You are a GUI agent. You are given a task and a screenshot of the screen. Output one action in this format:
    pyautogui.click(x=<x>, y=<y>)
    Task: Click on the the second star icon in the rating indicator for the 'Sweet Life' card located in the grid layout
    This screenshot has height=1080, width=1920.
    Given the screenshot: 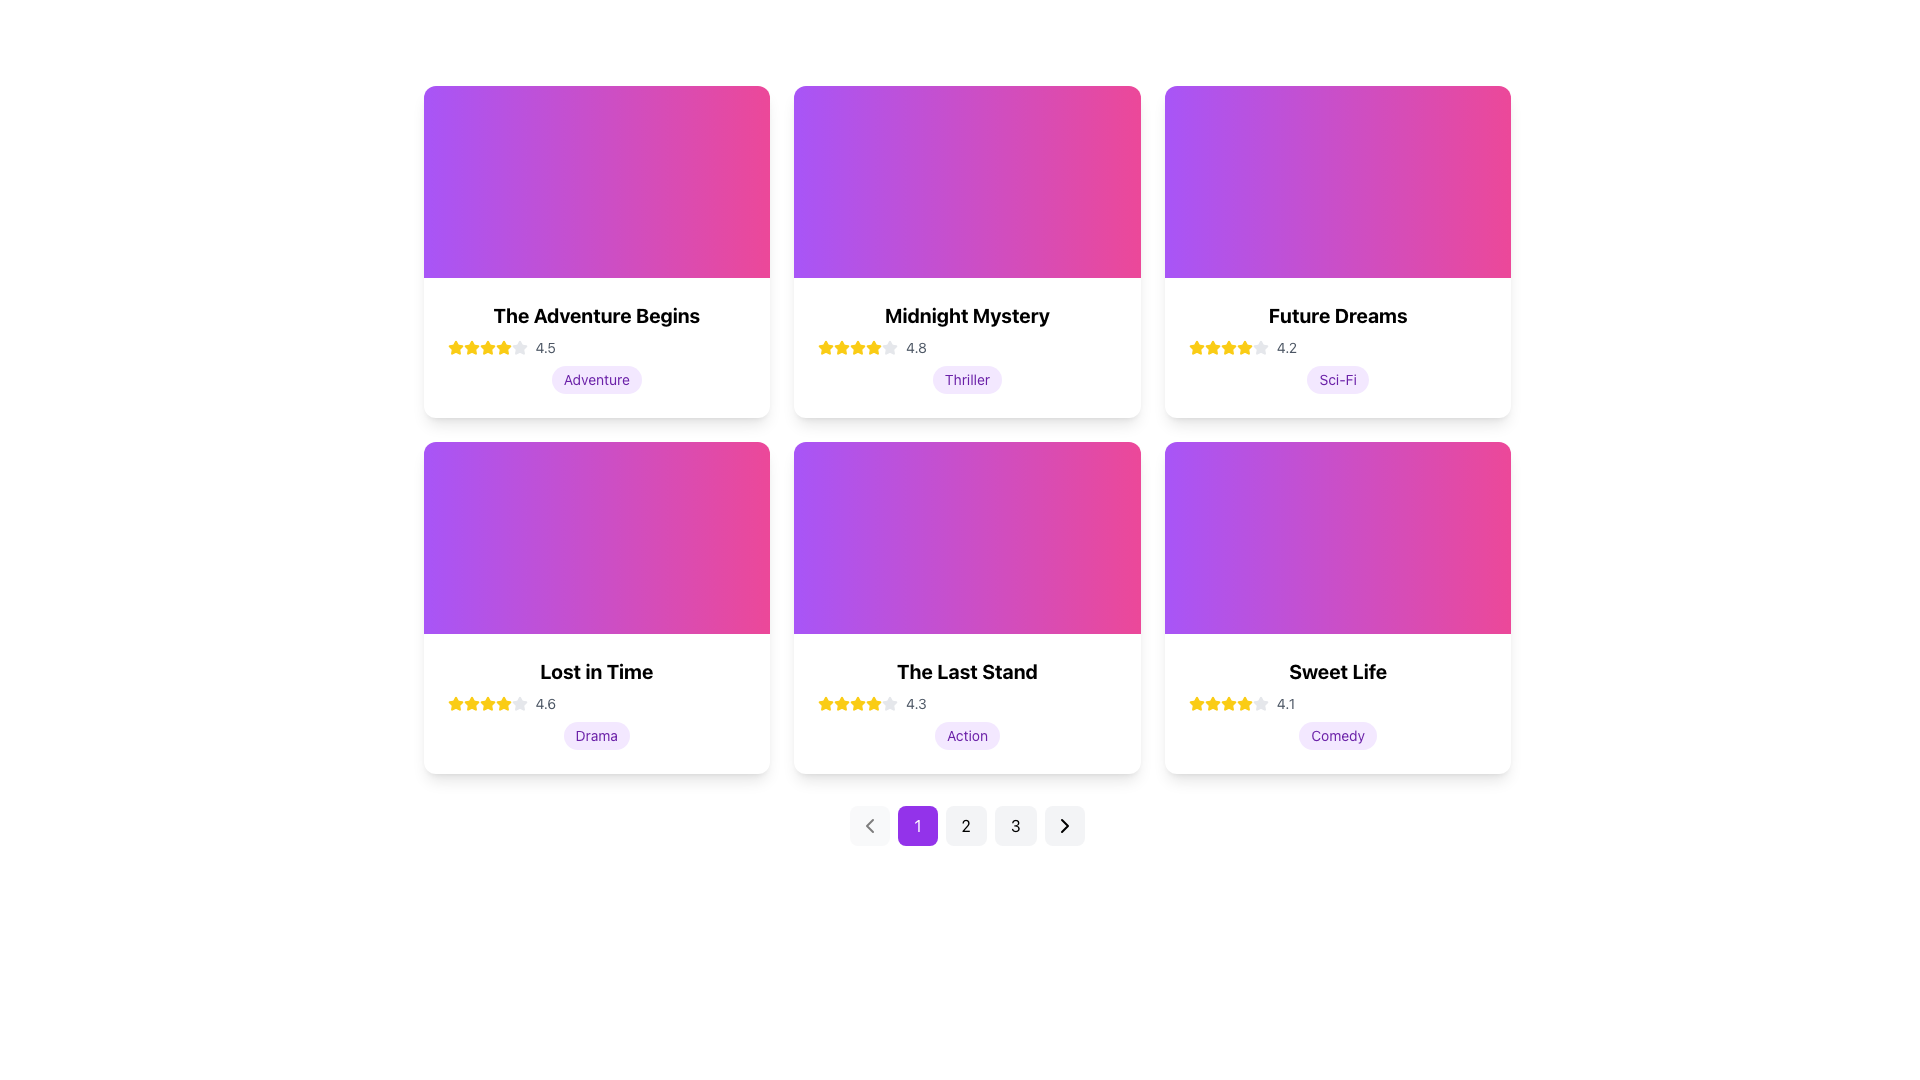 What is the action you would take?
    pyautogui.click(x=1227, y=702)
    